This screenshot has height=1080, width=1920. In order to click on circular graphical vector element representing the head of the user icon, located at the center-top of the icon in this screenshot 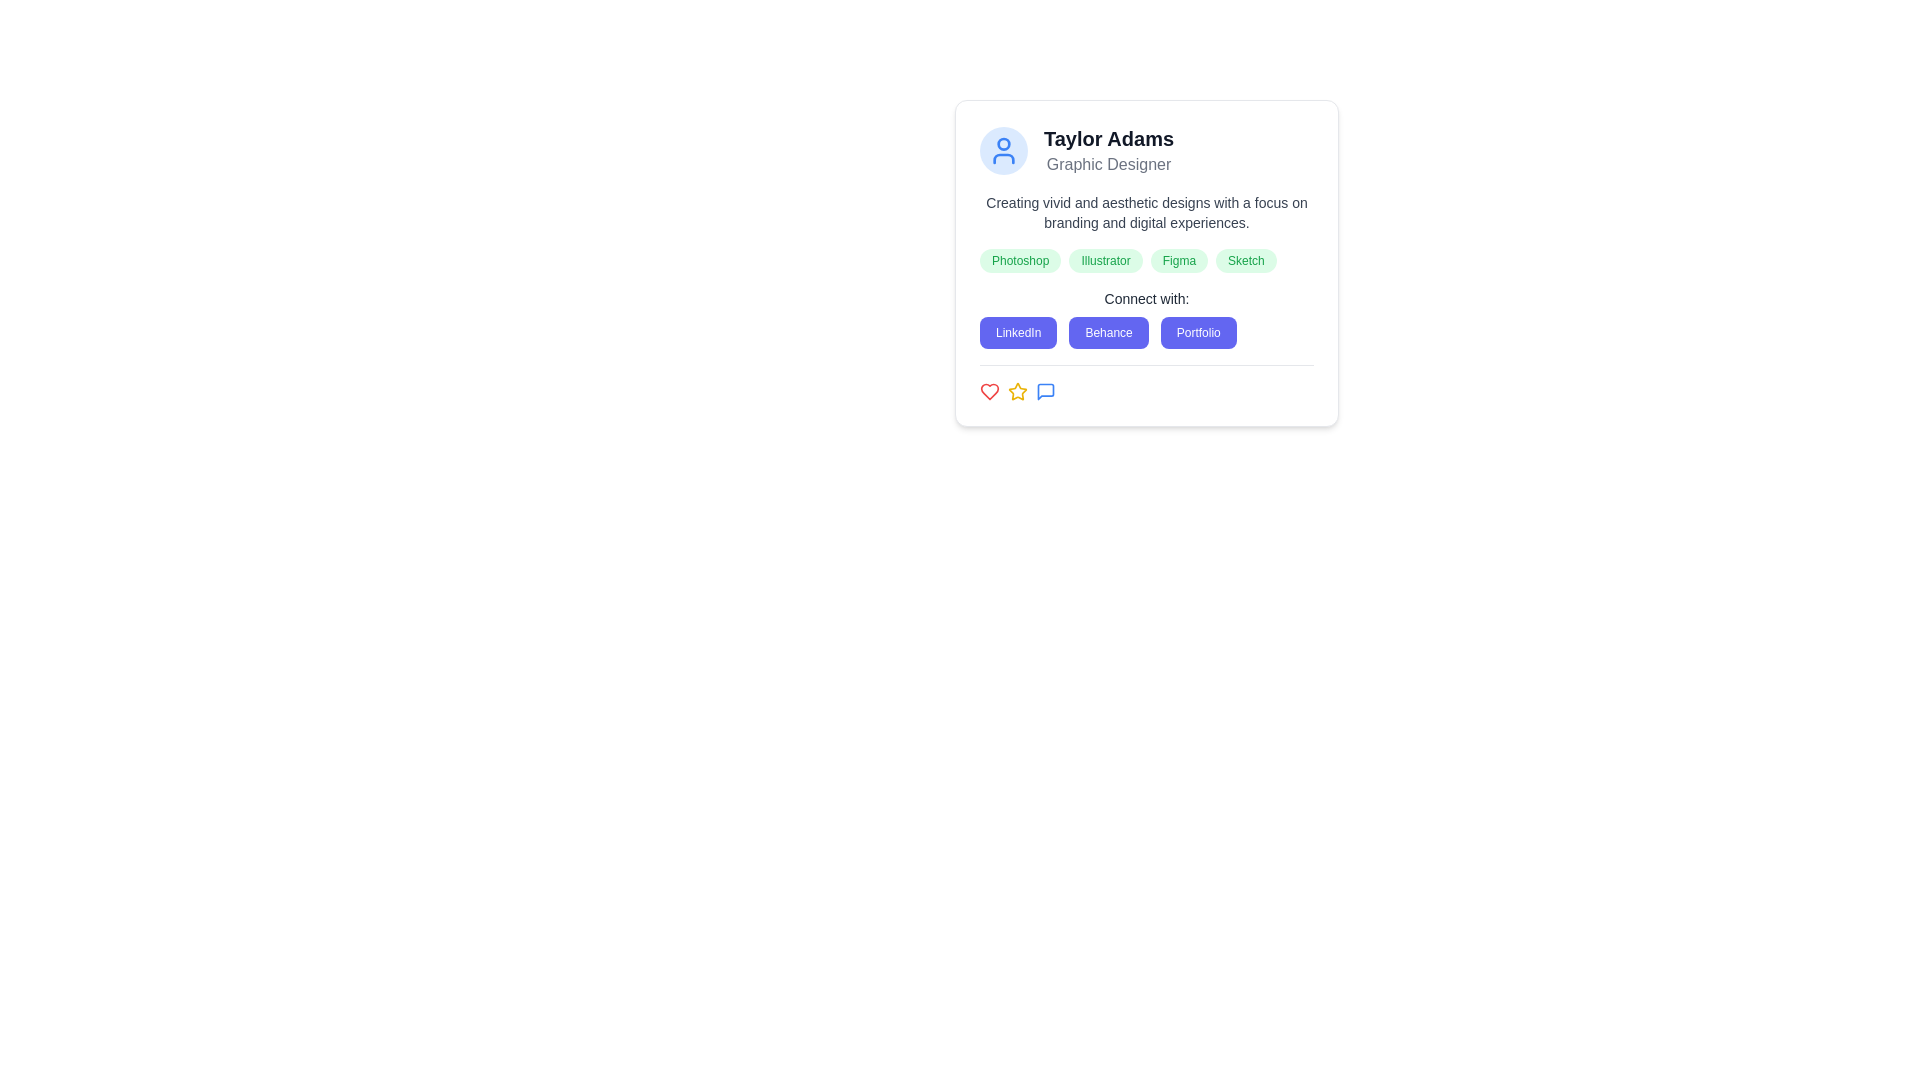, I will do `click(1003, 142)`.